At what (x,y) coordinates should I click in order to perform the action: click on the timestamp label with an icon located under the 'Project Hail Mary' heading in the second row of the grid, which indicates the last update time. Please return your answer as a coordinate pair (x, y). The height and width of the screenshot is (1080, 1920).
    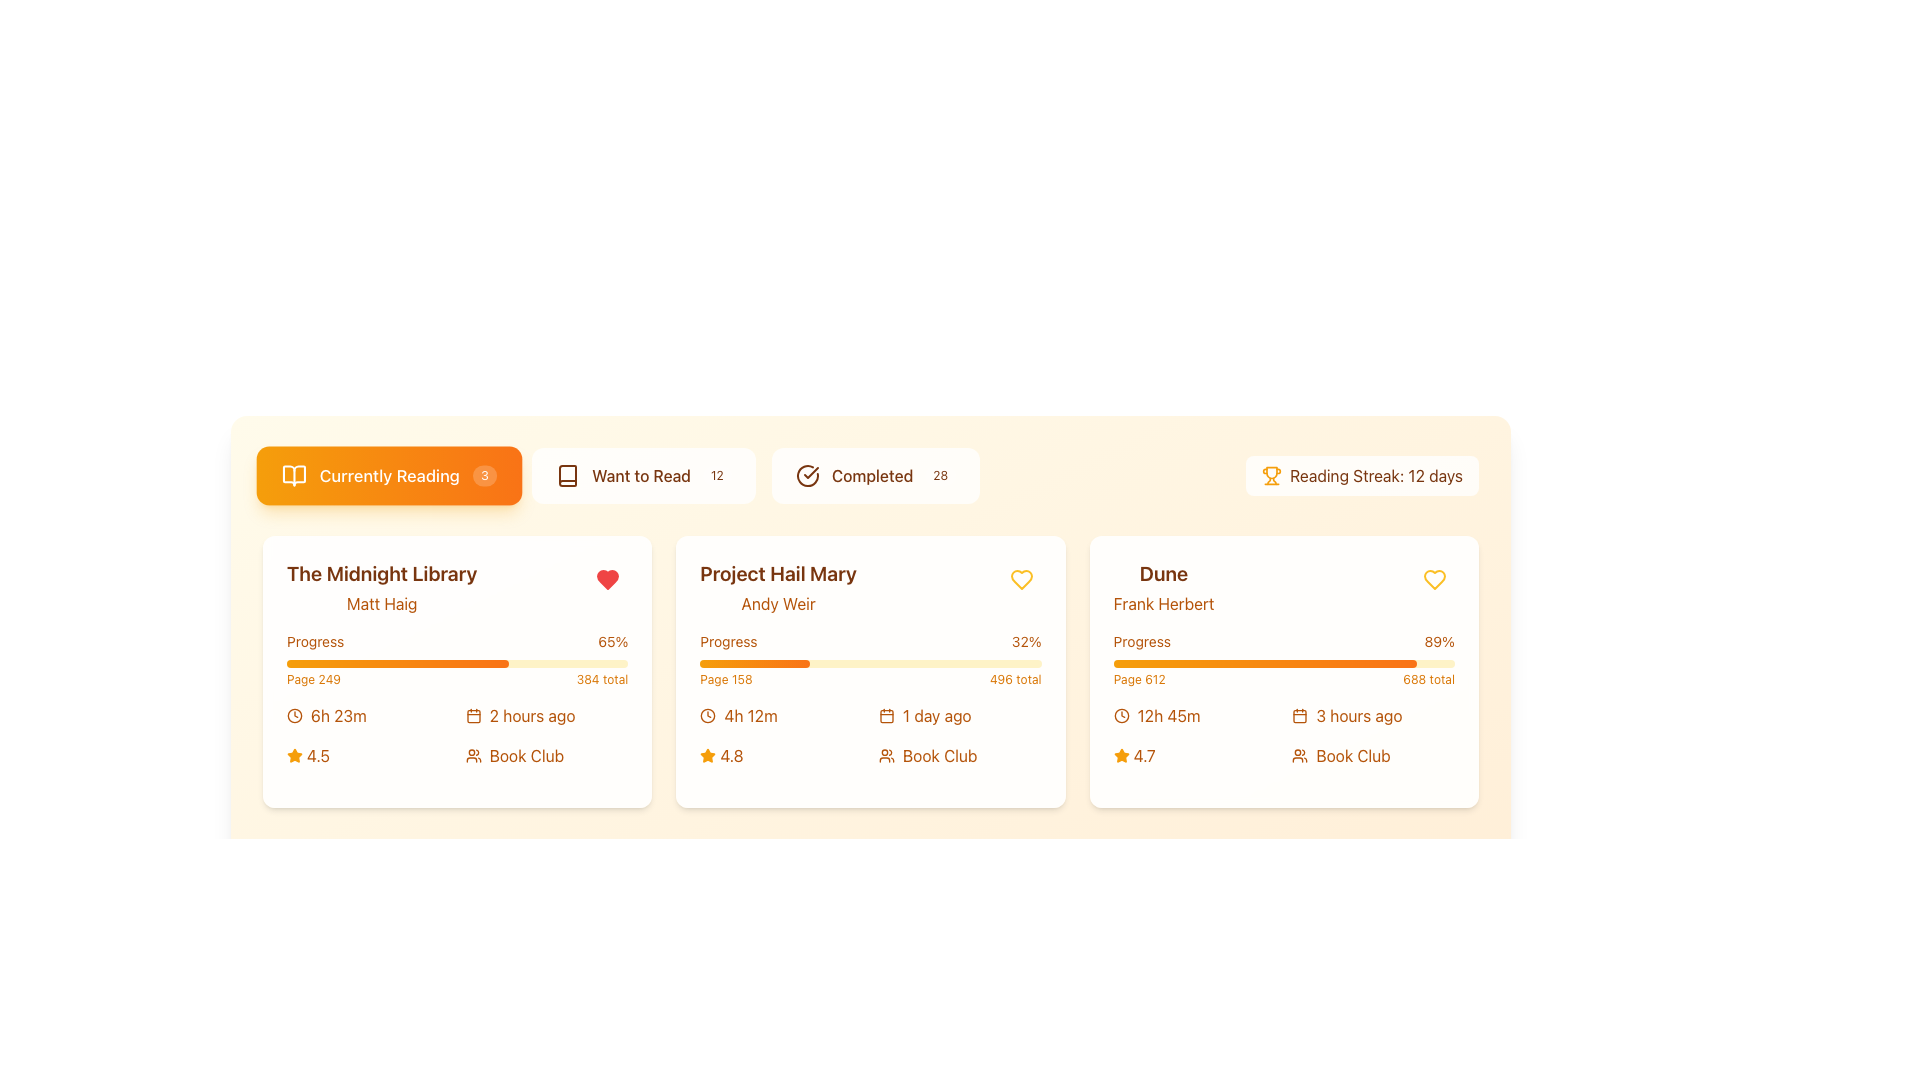
    Looking at the image, I should click on (960, 715).